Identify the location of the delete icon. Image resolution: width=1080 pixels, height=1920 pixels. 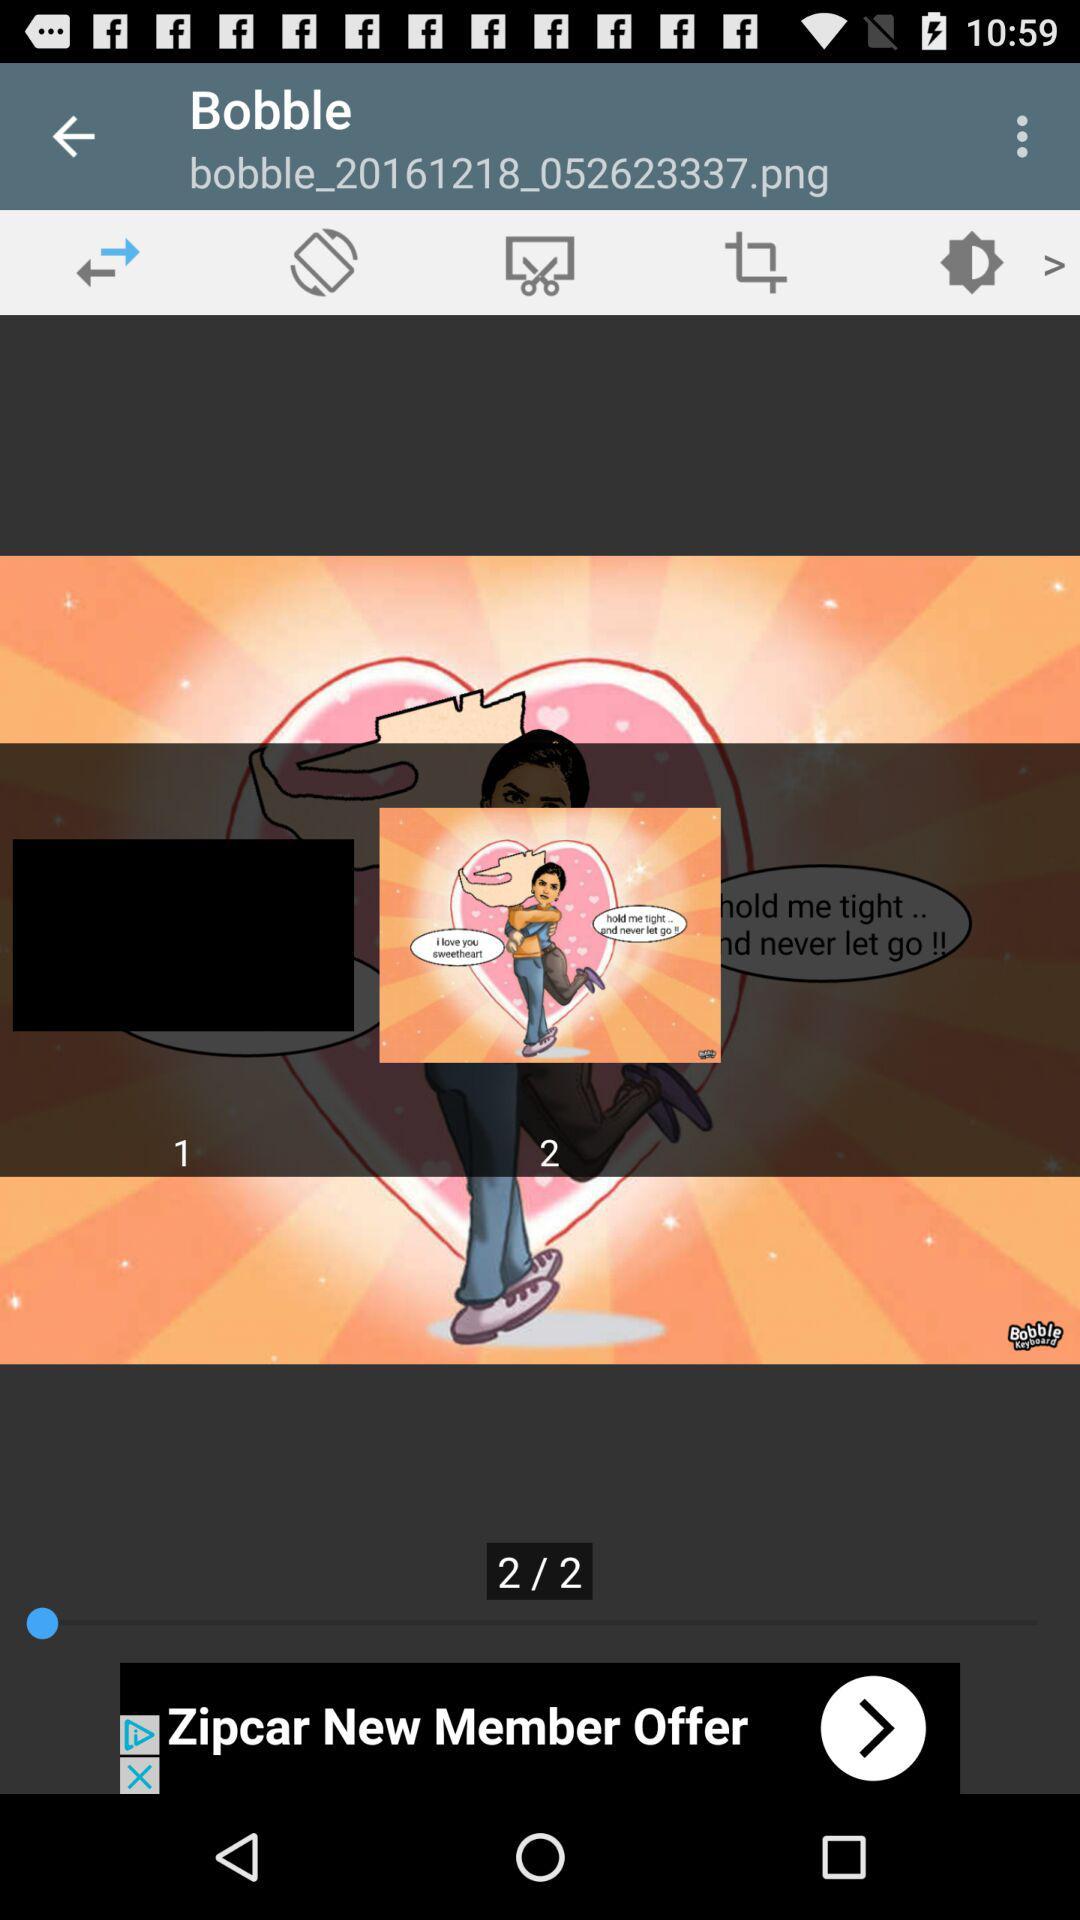
(540, 234).